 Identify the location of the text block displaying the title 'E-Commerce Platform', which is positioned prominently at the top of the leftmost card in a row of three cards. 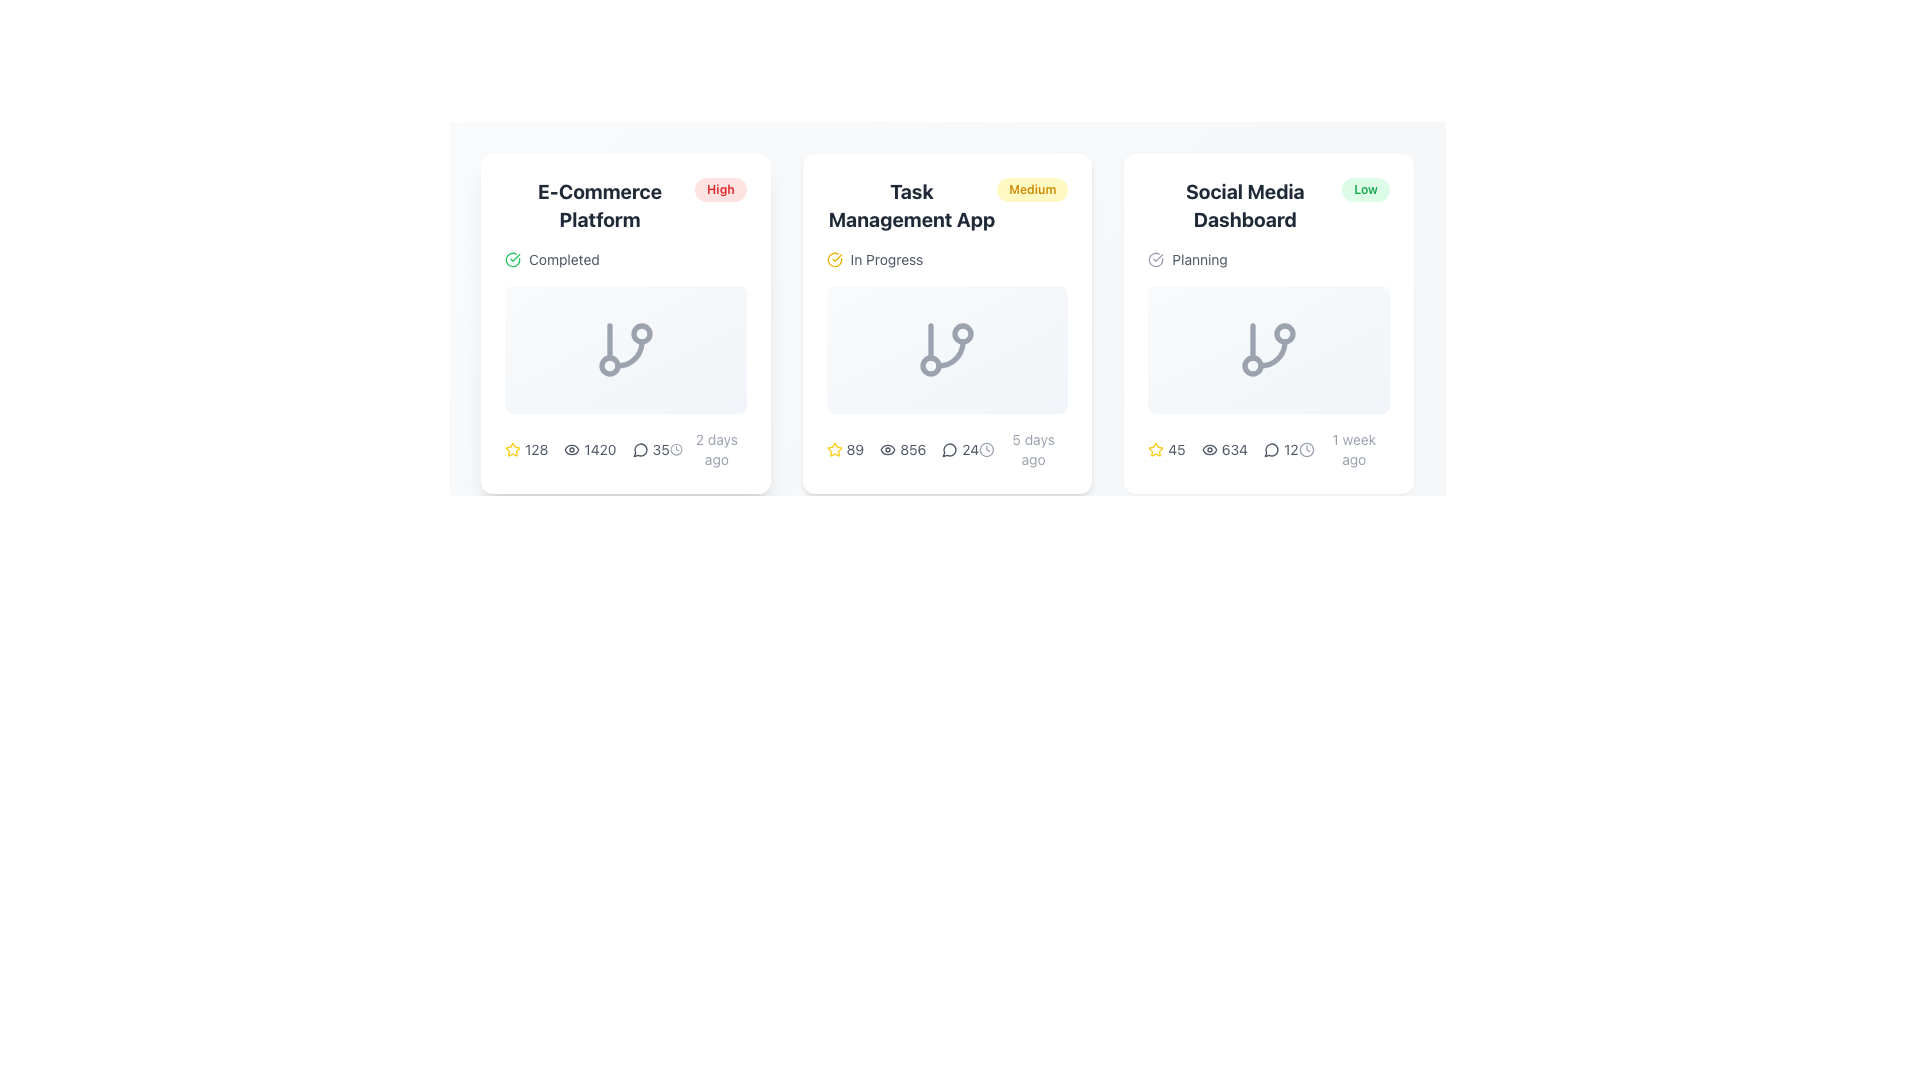
(599, 205).